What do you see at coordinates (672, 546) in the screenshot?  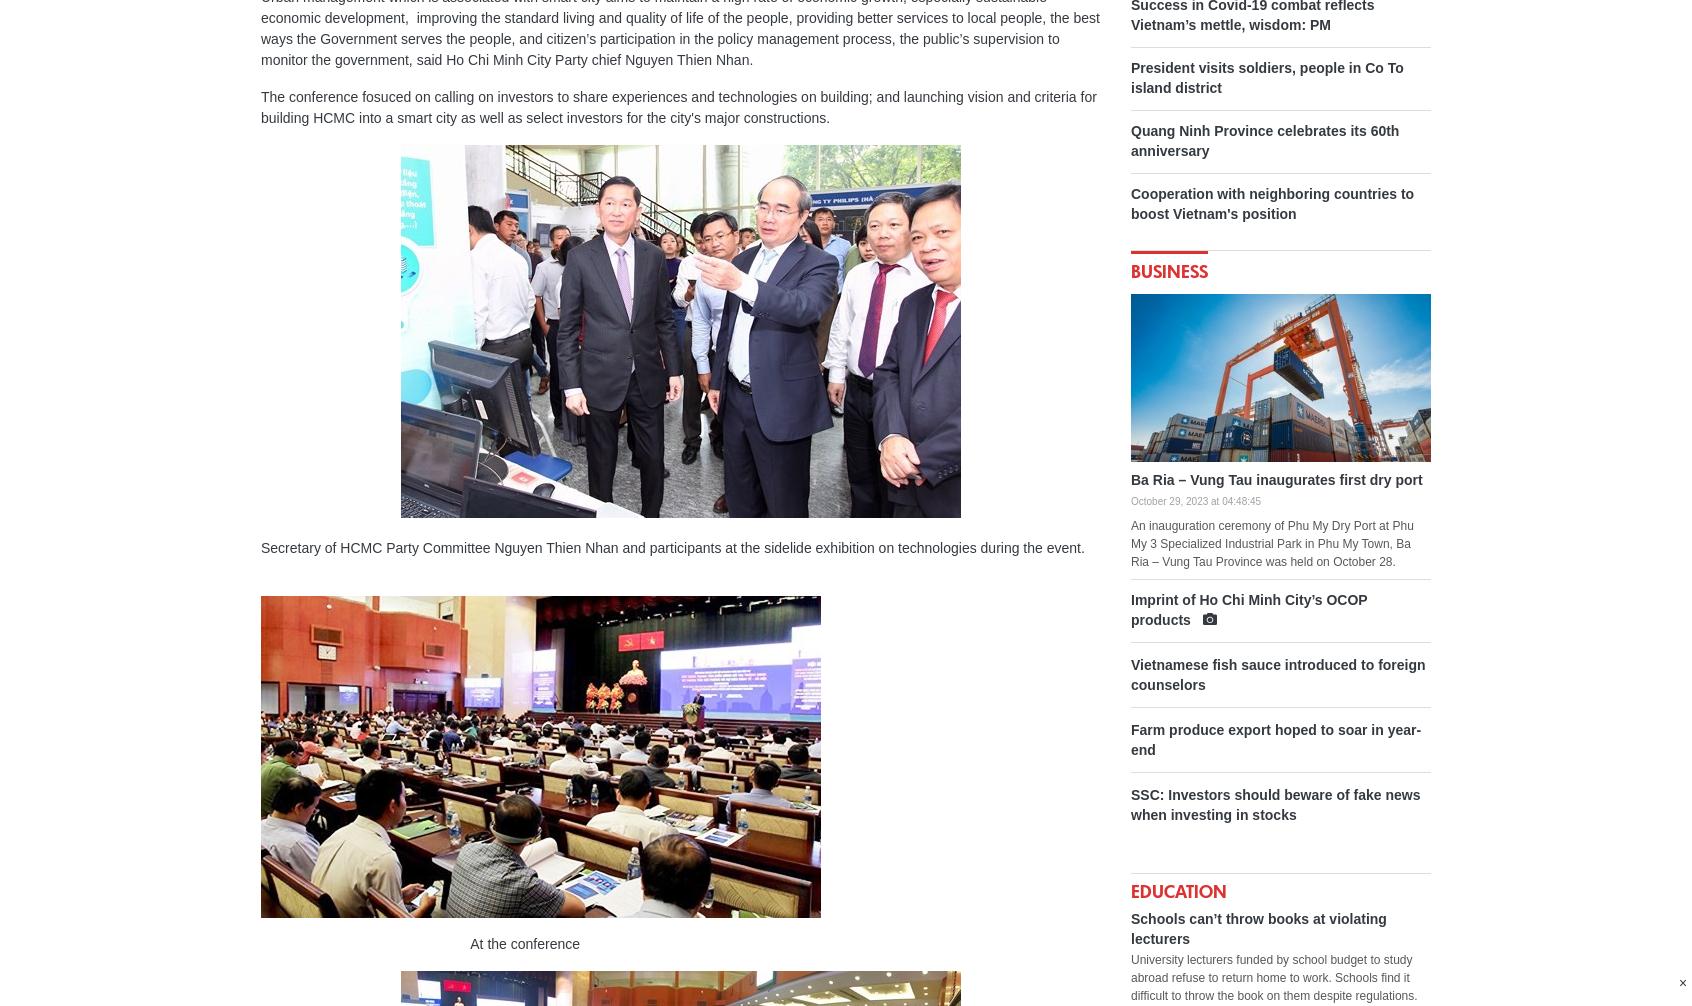 I see `'Secretary of HCMC Party Committee Nguyen Thien Nhan and participants at the sidelide exhibition on technologies during the event.'` at bounding box center [672, 546].